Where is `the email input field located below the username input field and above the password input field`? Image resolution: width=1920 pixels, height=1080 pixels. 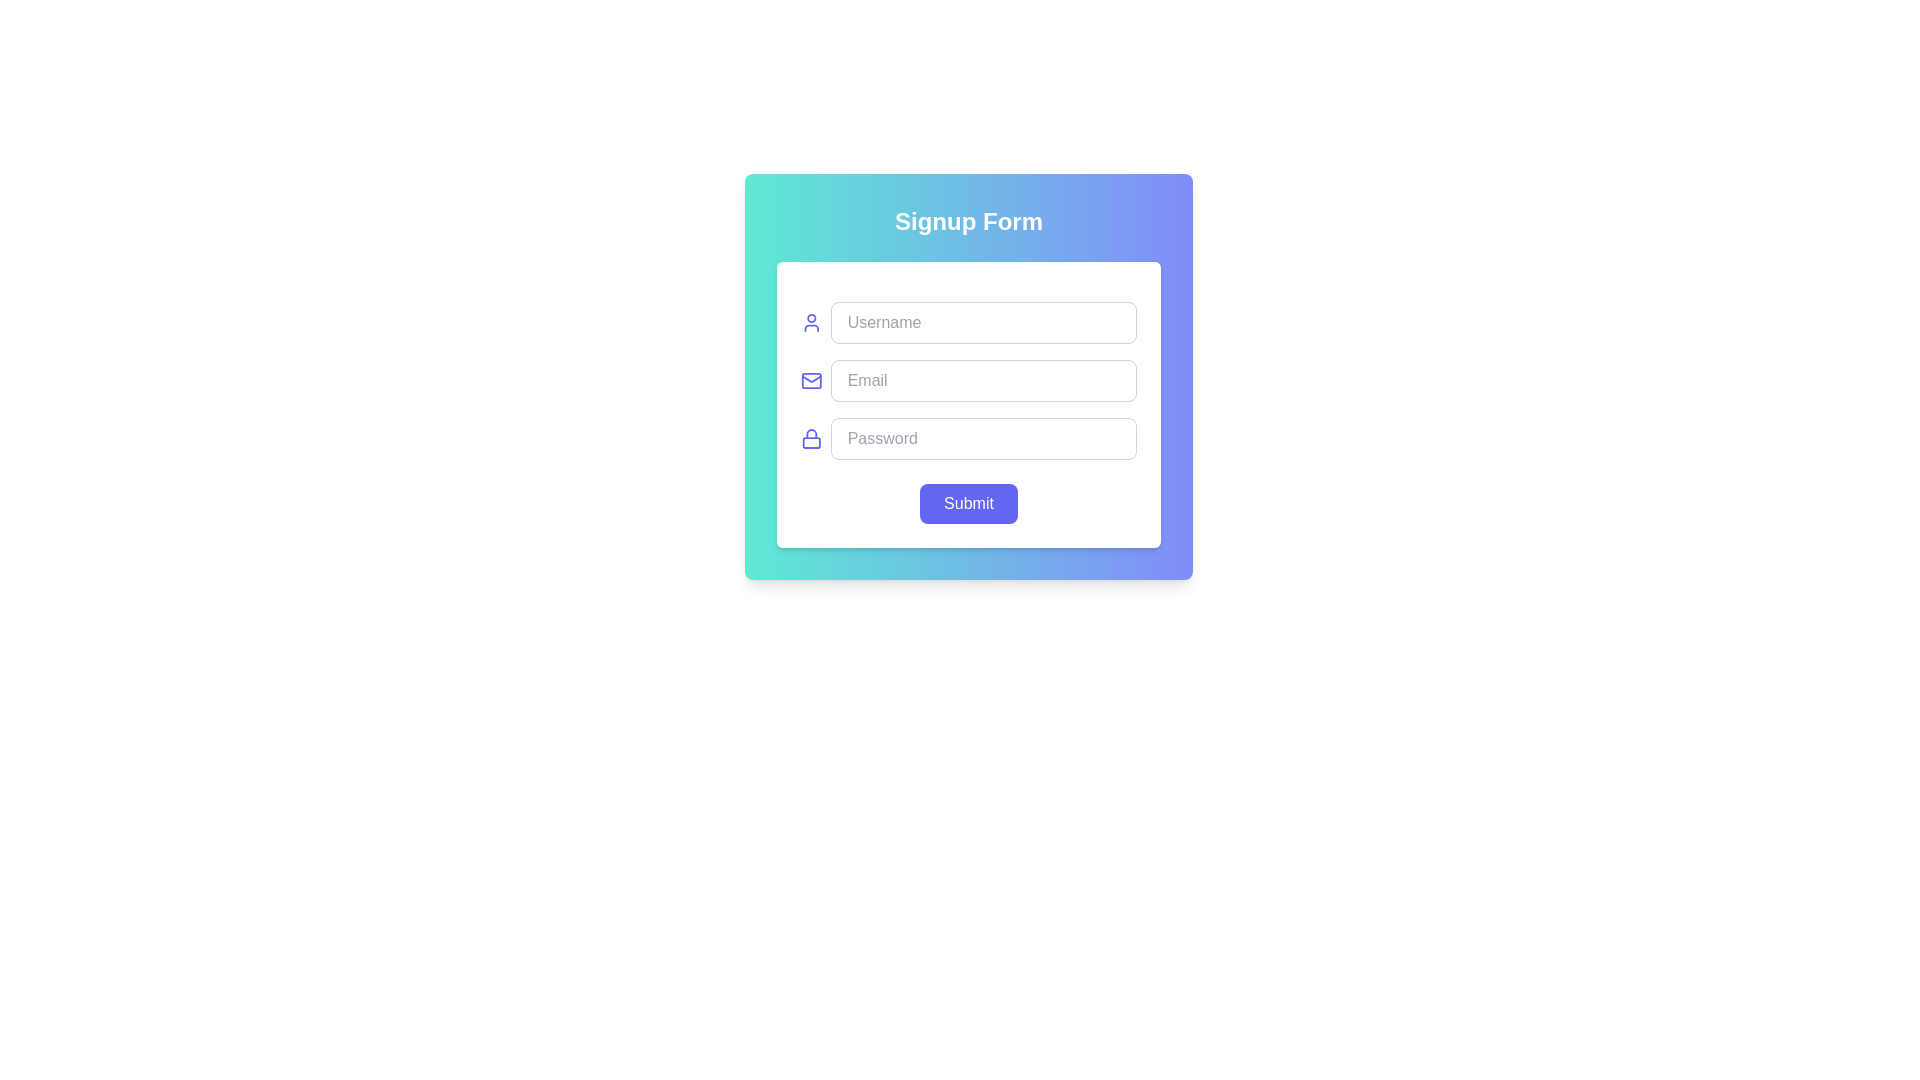
the email input field located below the username input field and above the password input field is located at coordinates (969, 381).